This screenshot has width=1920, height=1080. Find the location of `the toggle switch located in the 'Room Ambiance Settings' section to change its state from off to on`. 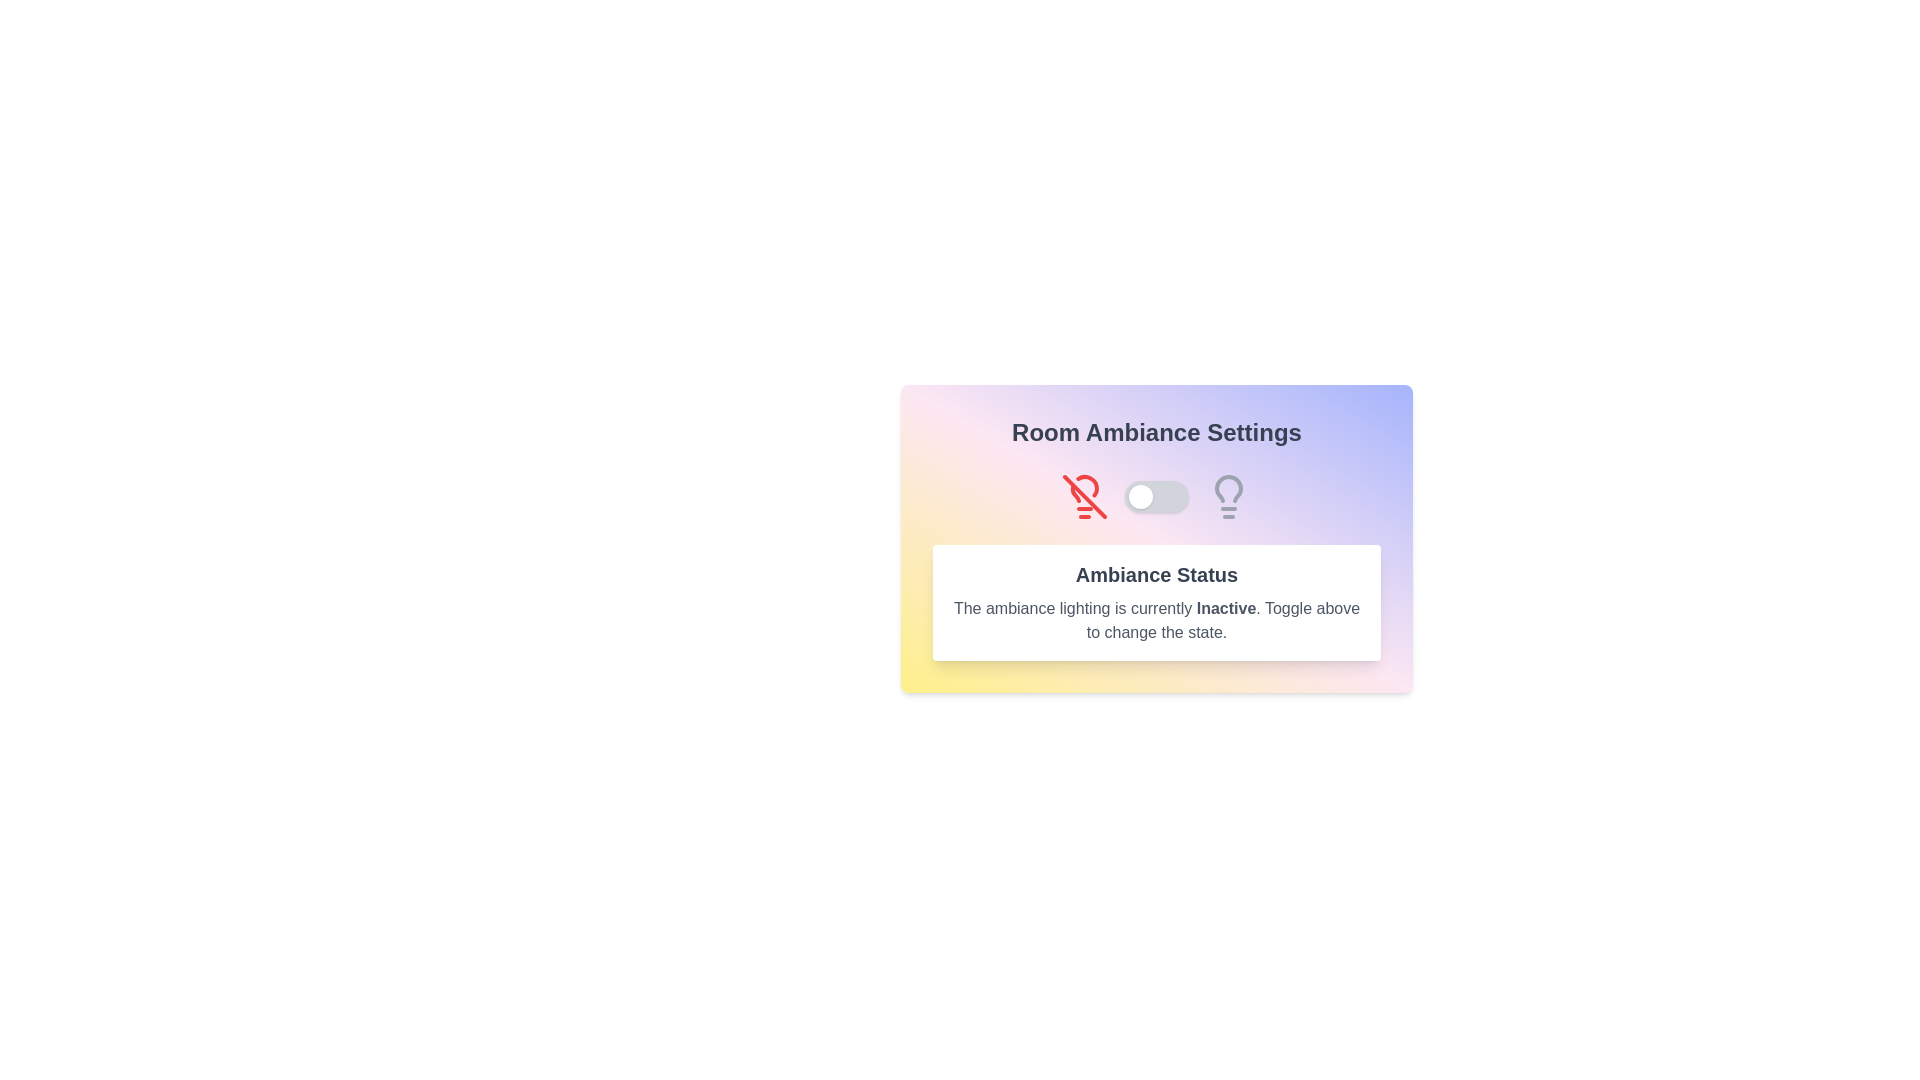

the toggle switch located in the 'Room Ambiance Settings' section to change its state from off to on is located at coordinates (1156, 496).